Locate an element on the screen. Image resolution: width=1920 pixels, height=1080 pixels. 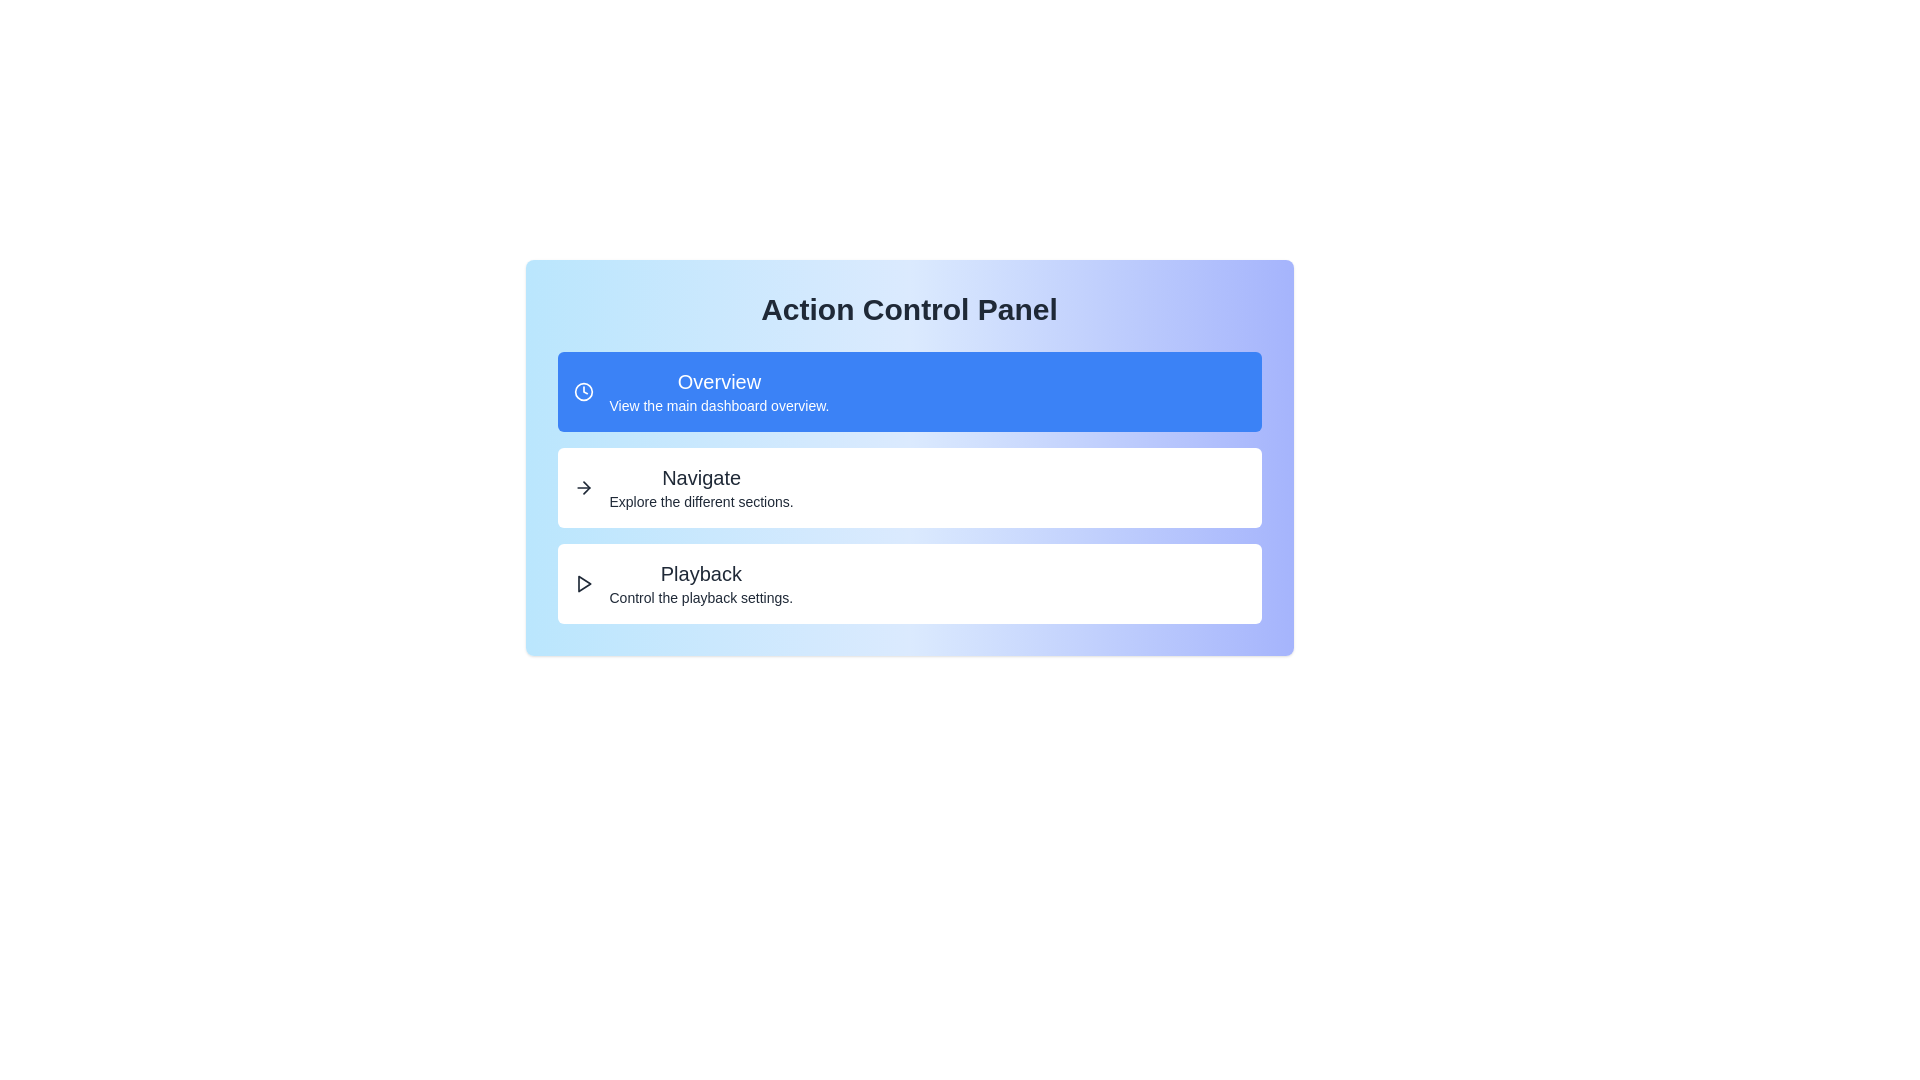
the text label reading 'Playback' which is prominently displayed in a bold font above a smaller descriptive text within the third rectangular card of the 'Action Control Panel' is located at coordinates (701, 574).